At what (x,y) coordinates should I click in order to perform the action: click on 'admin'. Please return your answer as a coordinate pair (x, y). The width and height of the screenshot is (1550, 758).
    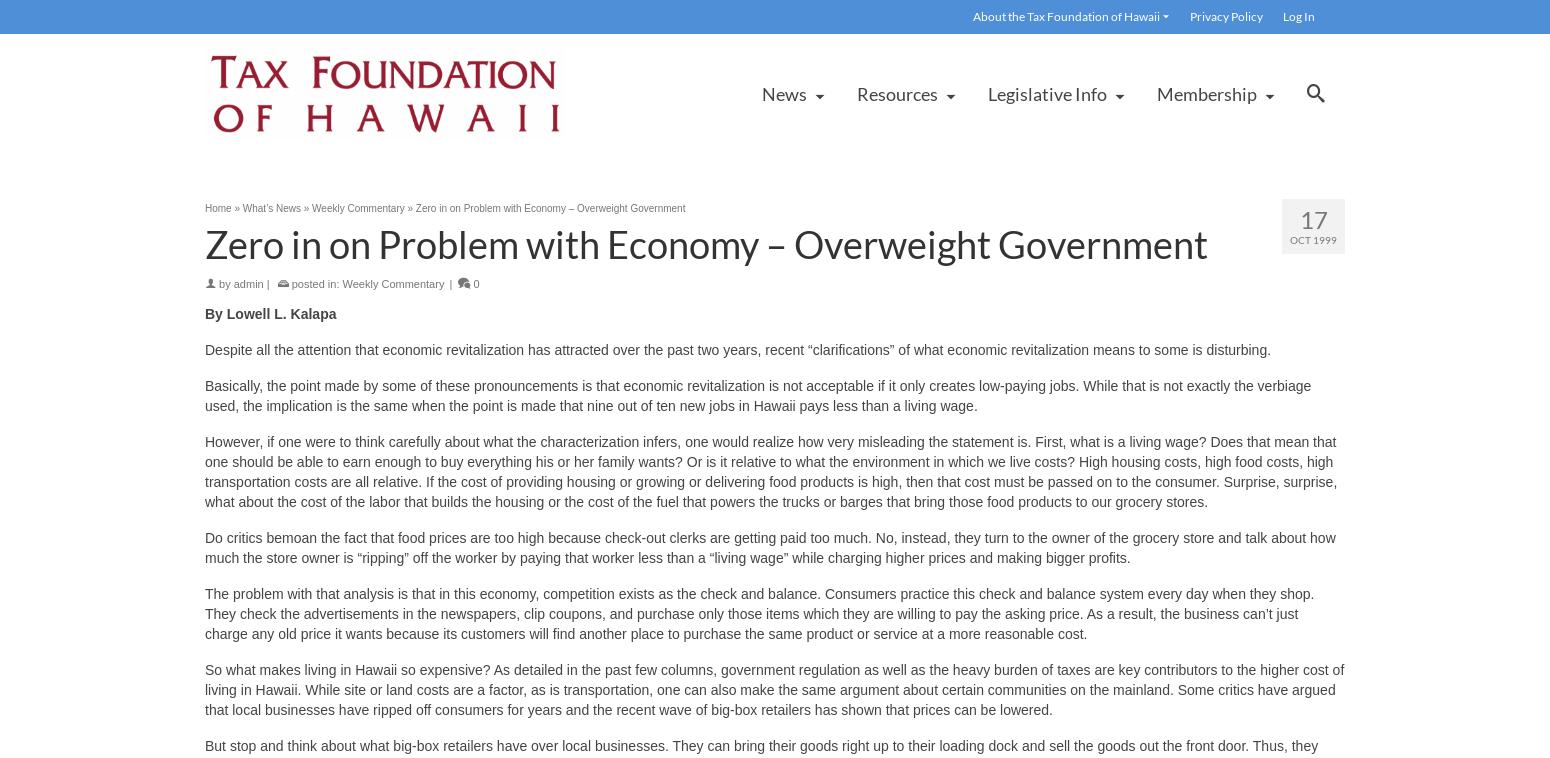
    Looking at the image, I should click on (248, 284).